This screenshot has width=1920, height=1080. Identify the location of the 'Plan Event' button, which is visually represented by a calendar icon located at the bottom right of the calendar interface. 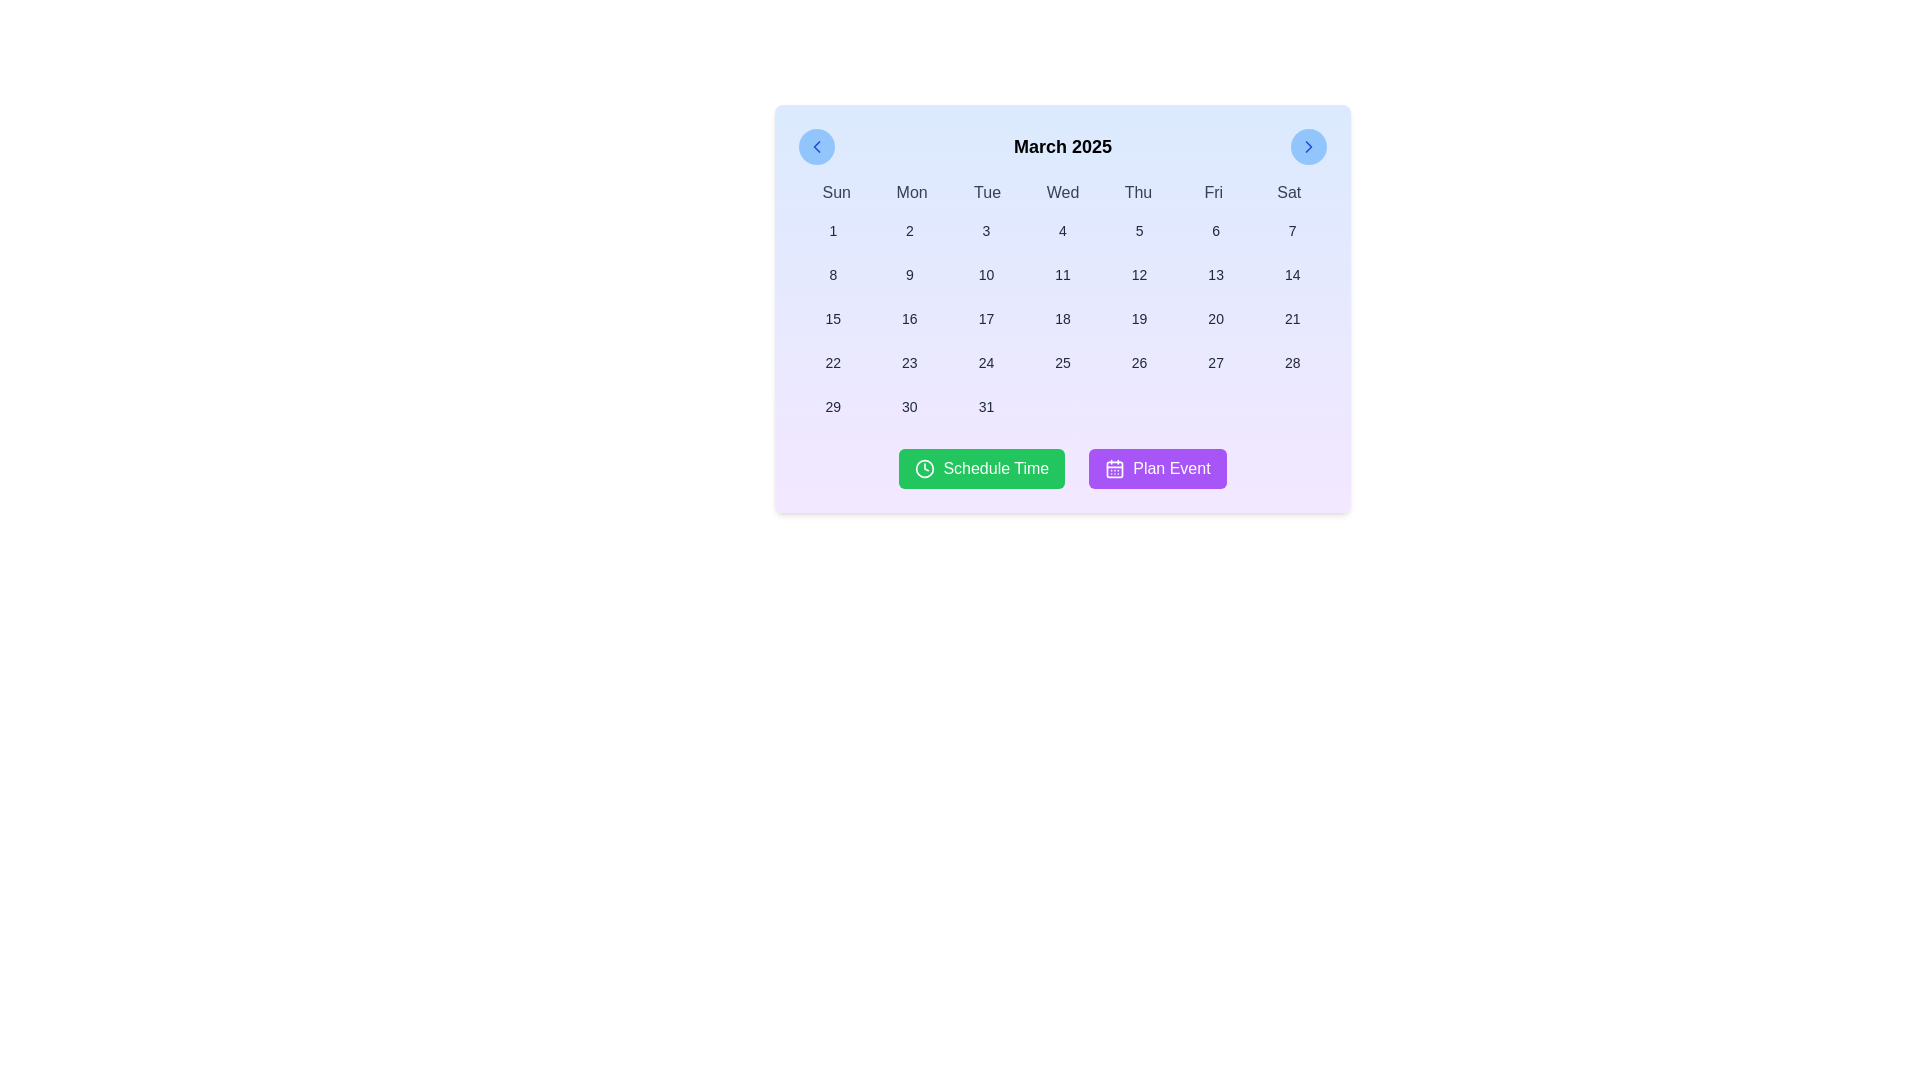
(1114, 469).